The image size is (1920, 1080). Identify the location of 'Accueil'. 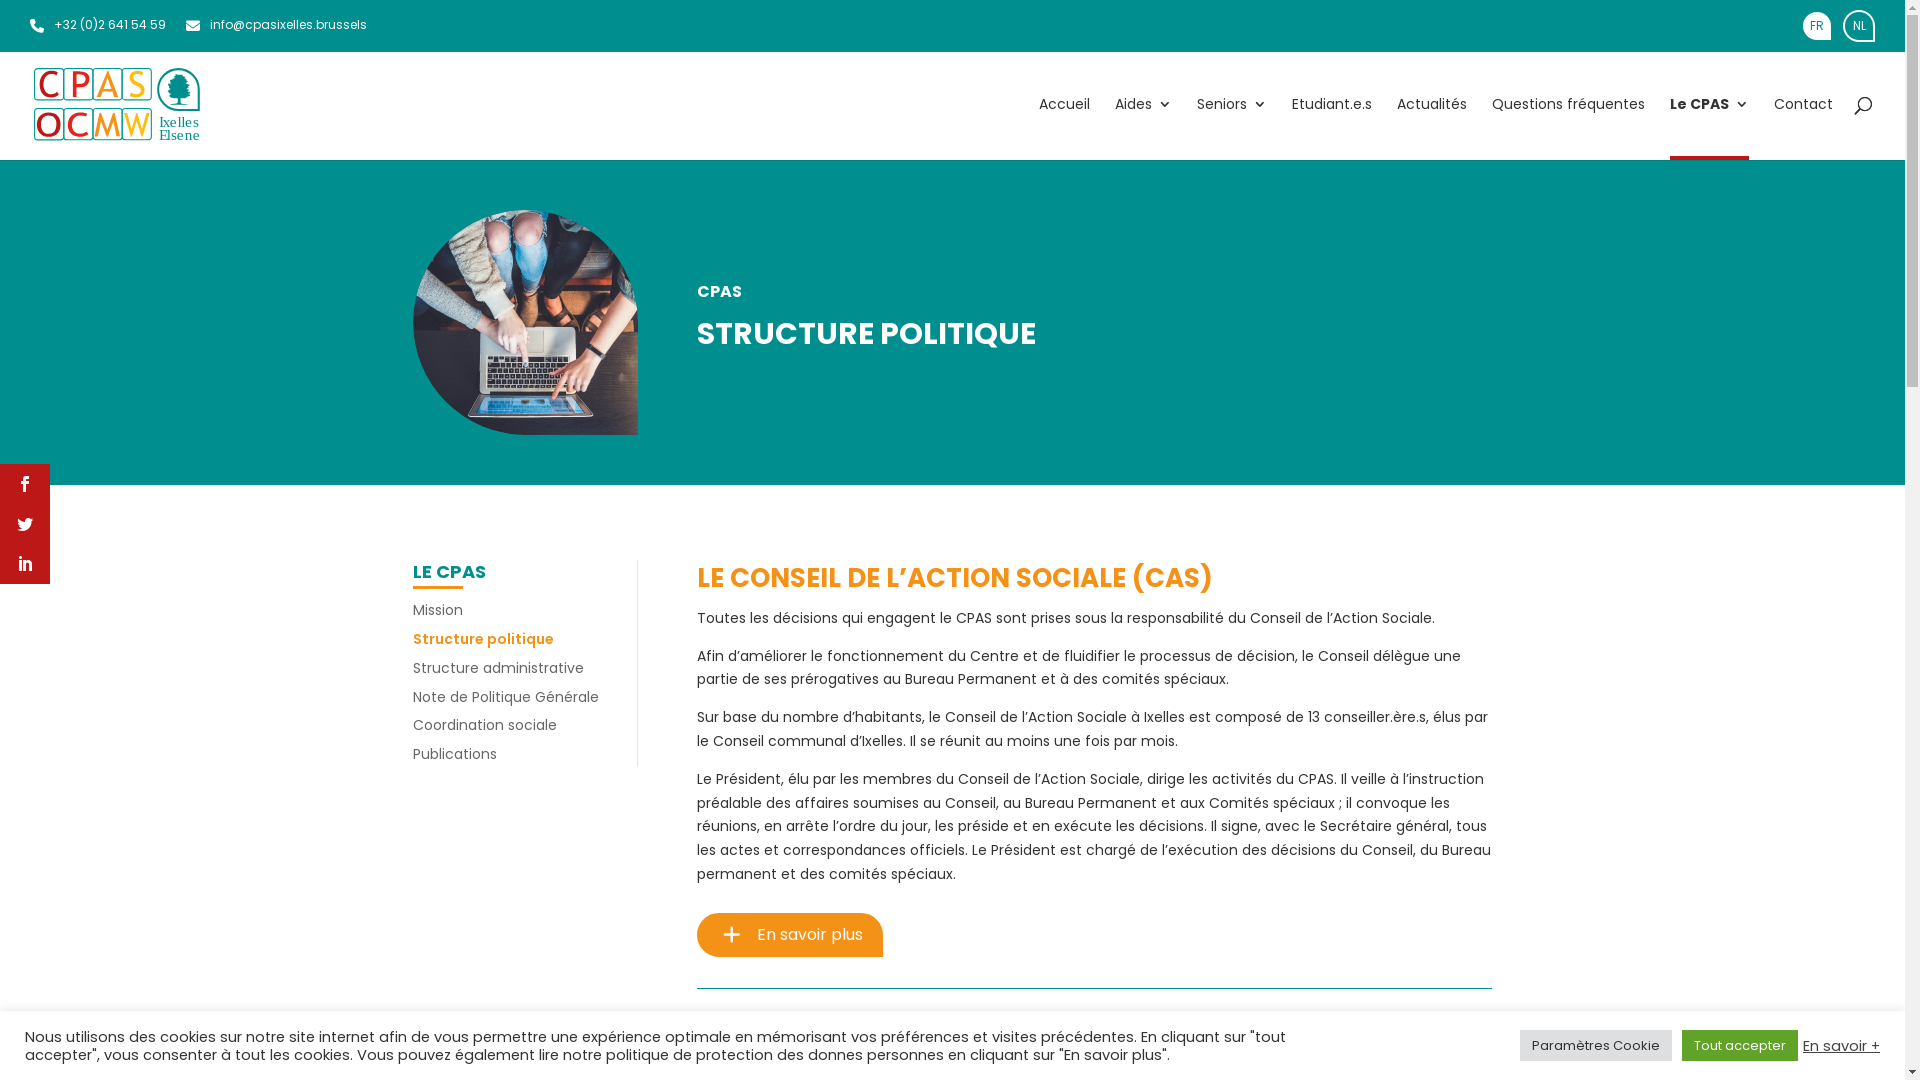
(1063, 128).